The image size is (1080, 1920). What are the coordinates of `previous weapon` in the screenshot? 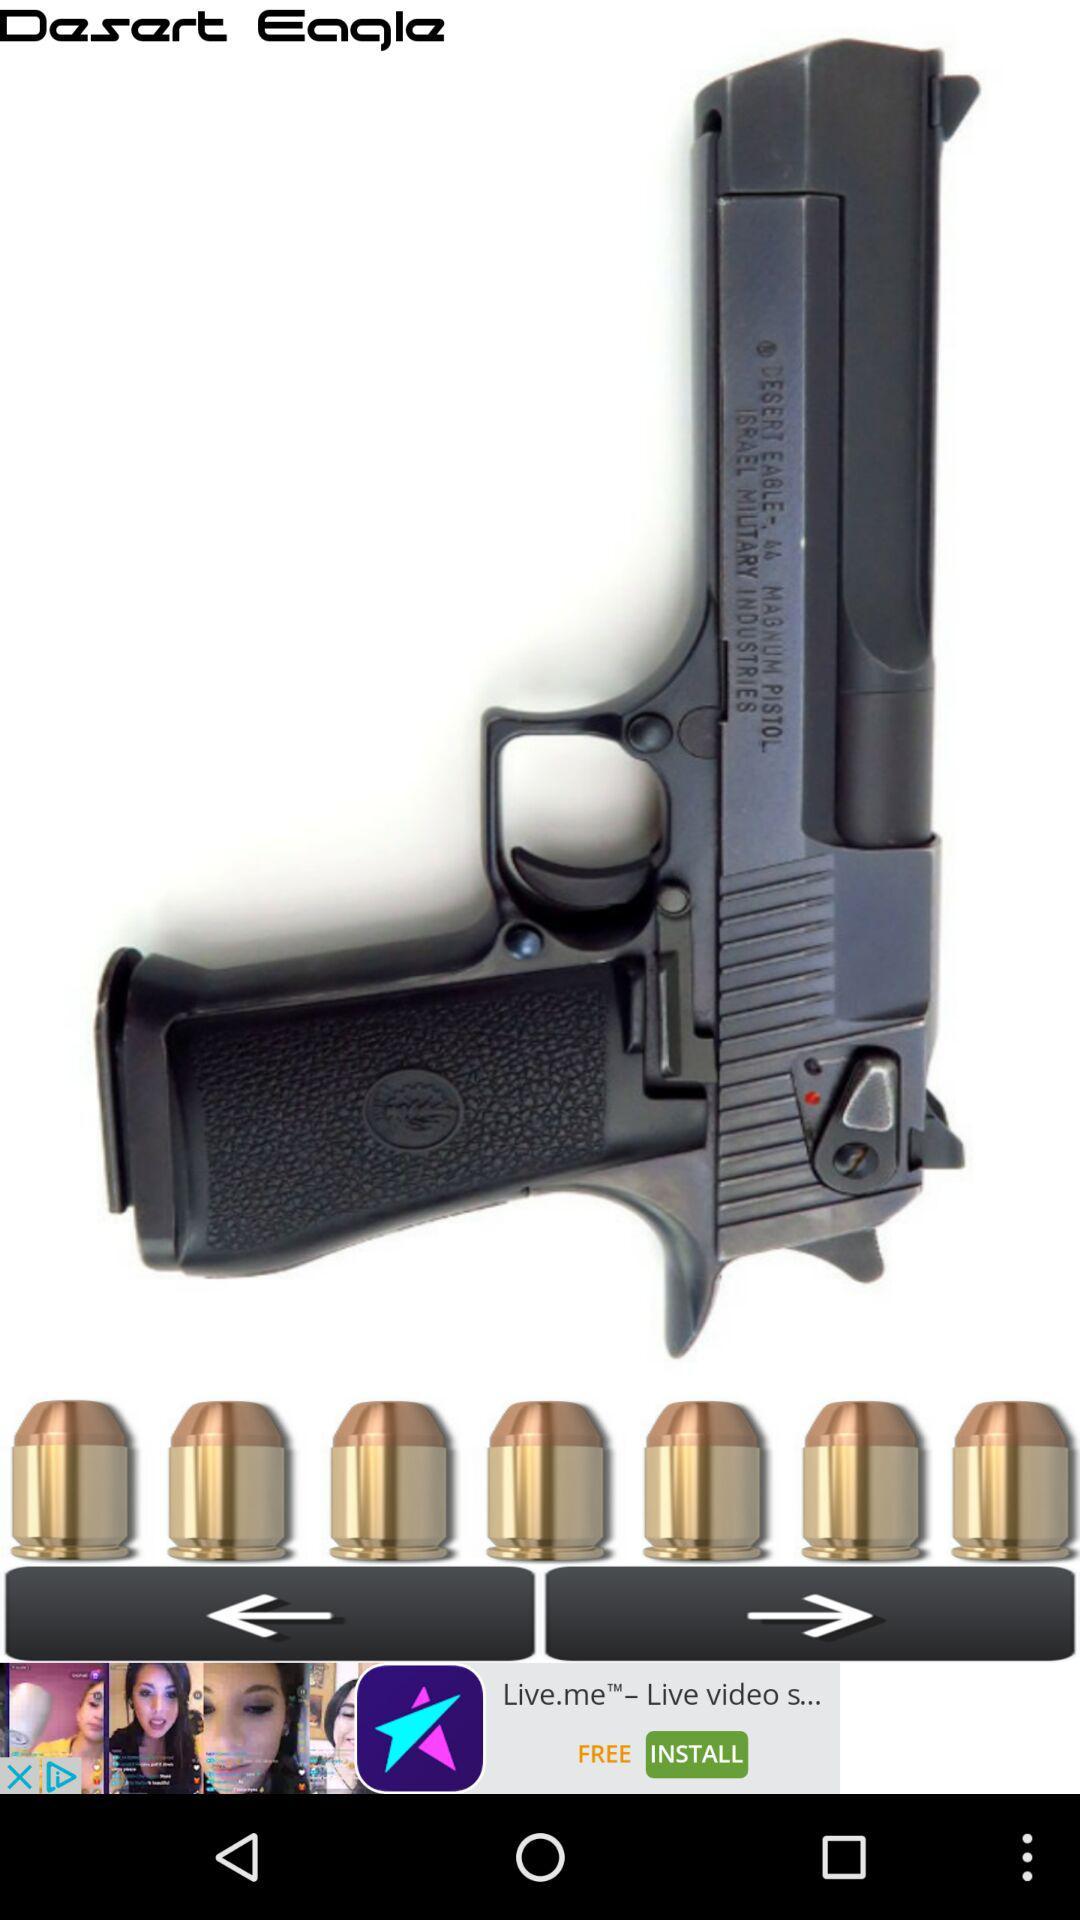 It's located at (270, 1613).